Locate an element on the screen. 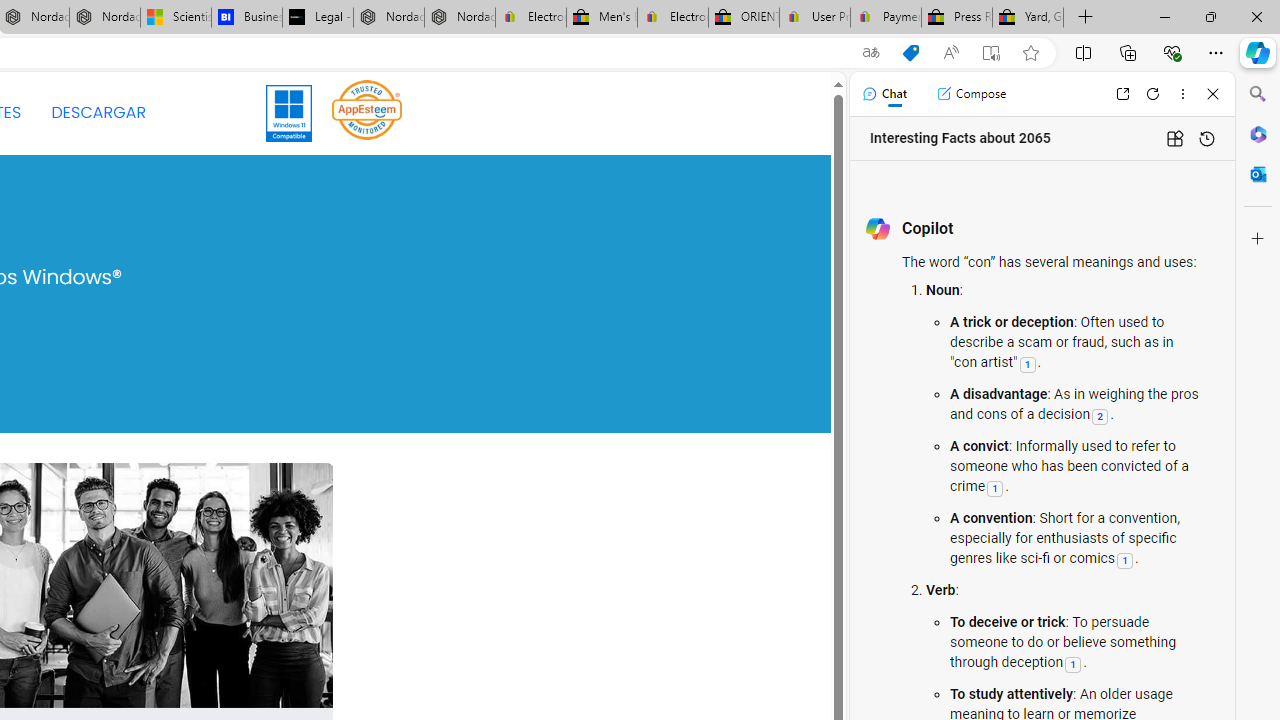  'Windows 11' is located at coordinates (288, 113).